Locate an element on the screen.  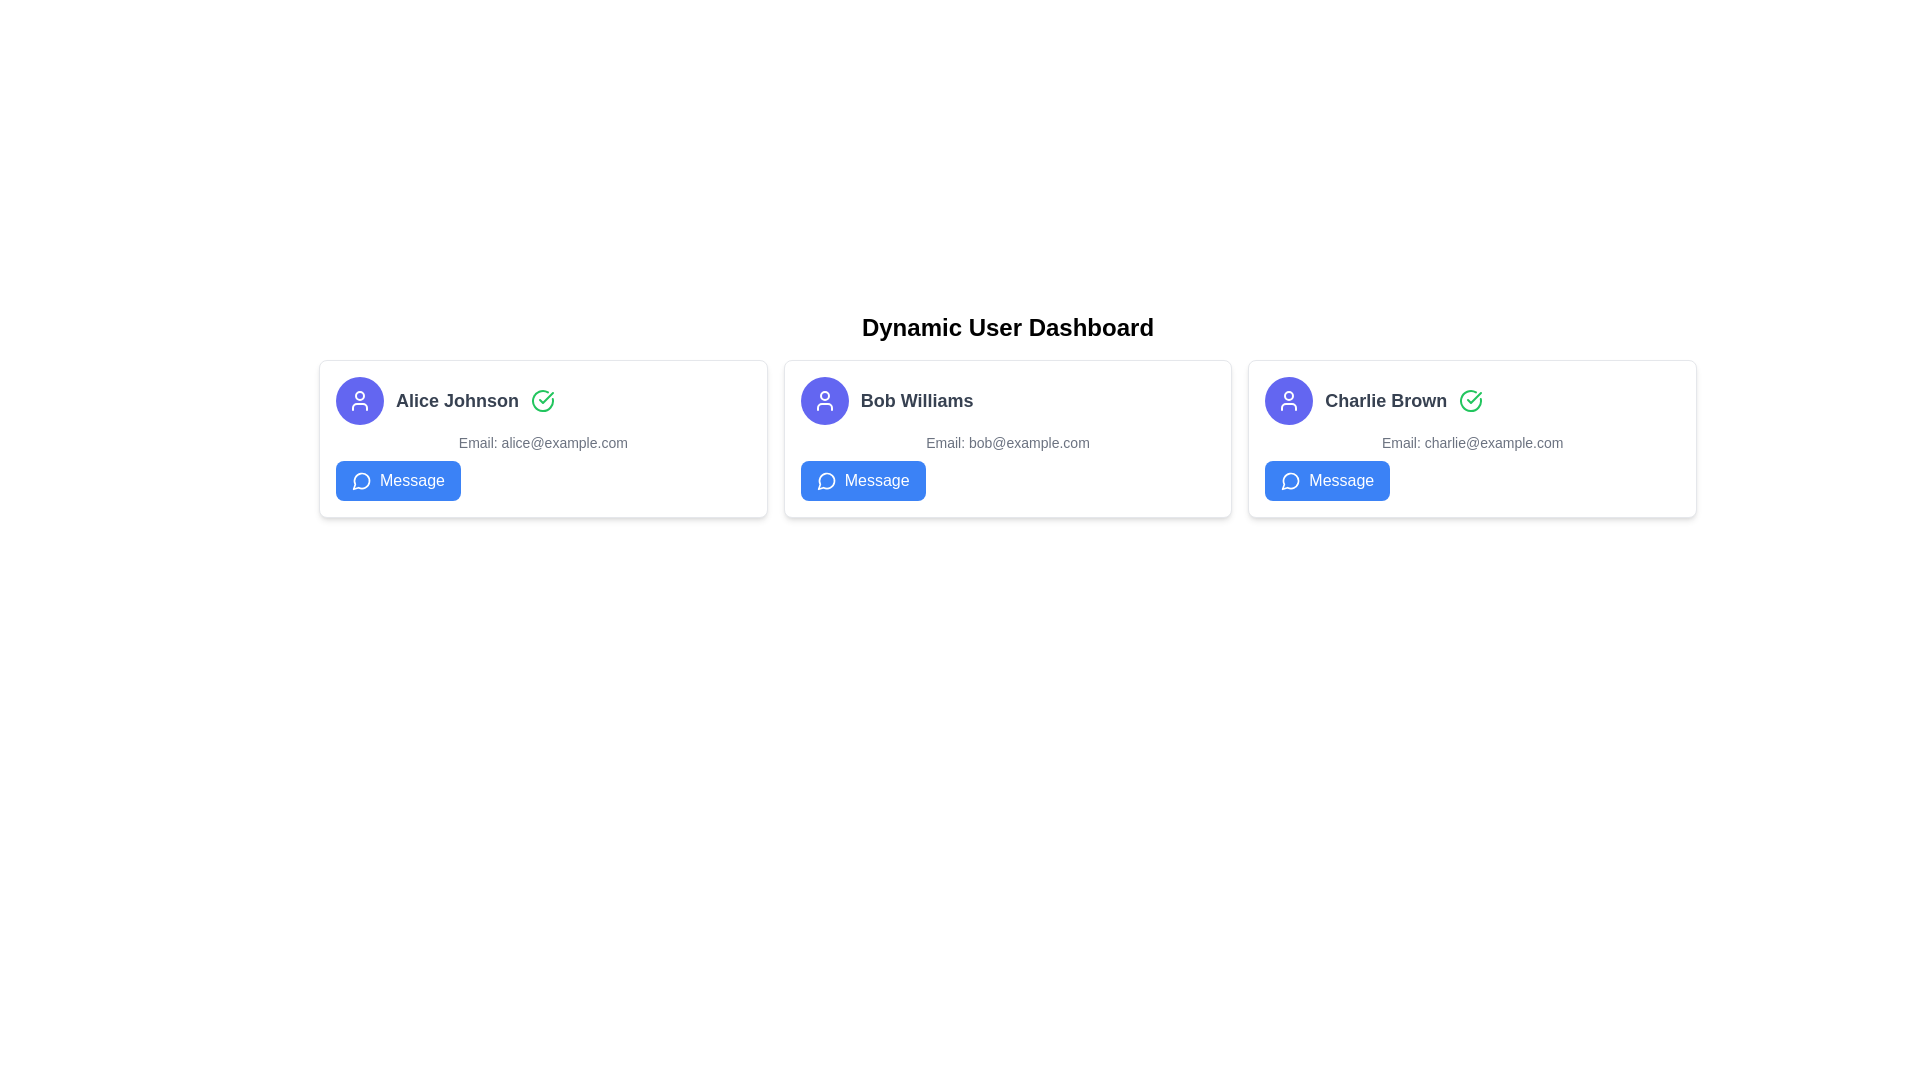
the green circular icon with a checkmark inside, part of the user profile card for 'Charlie Brown', located at the top-right of the dashboard is located at coordinates (1470, 400).